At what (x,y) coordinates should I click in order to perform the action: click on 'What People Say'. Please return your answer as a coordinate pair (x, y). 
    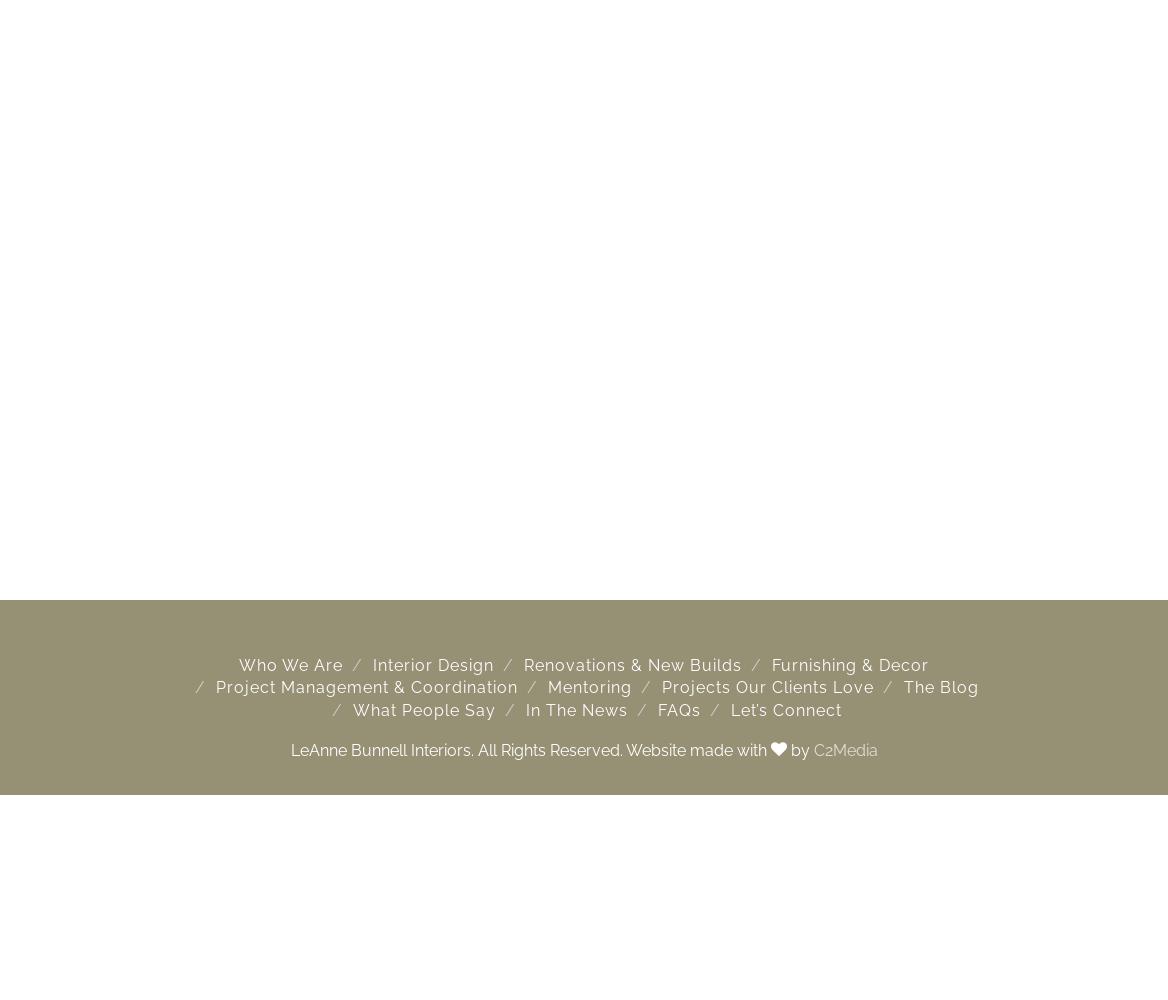
    Looking at the image, I should click on (422, 708).